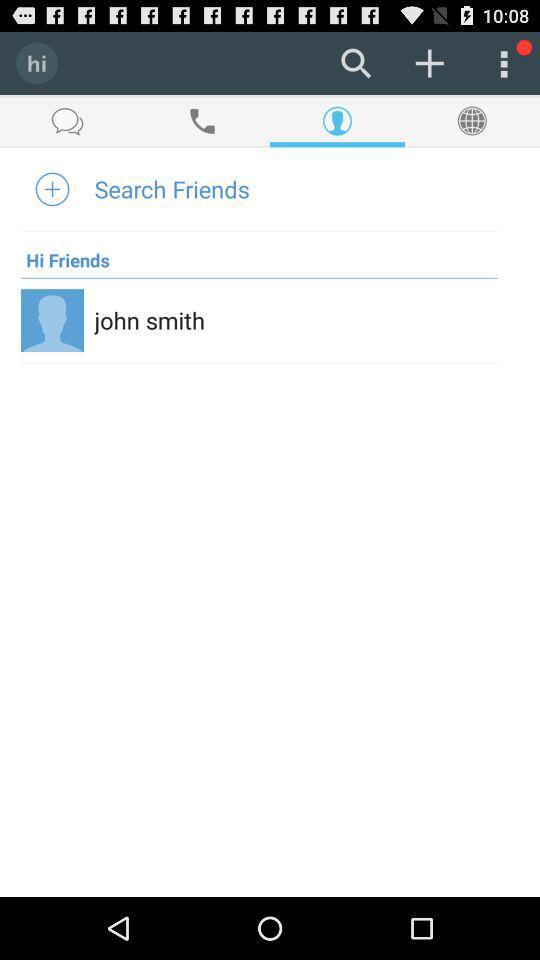  What do you see at coordinates (148, 320) in the screenshot?
I see `john smith icon` at bounding box center [148, 320].